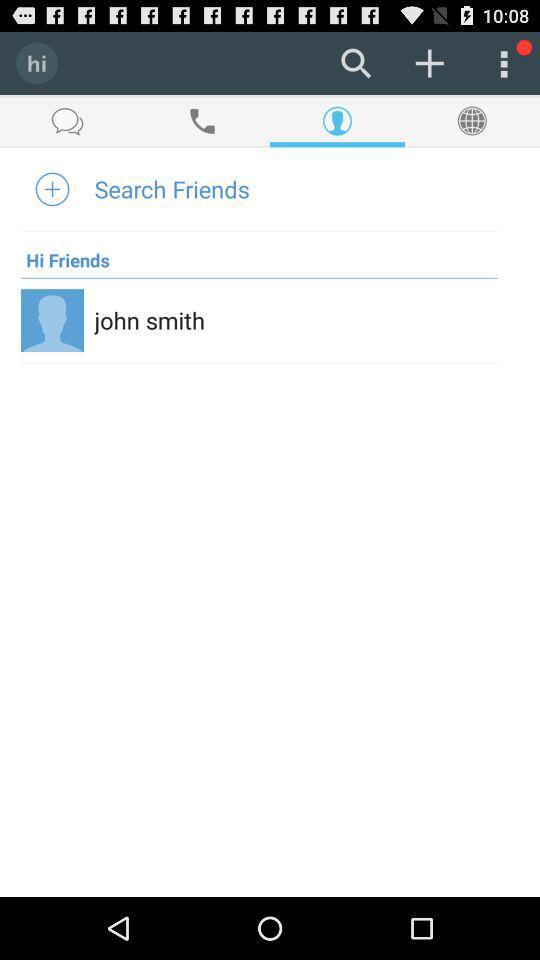  What do you see at coordinates (148, 320) in the screenshot?
I see `john smith icon` at bounding box center [148, 320].